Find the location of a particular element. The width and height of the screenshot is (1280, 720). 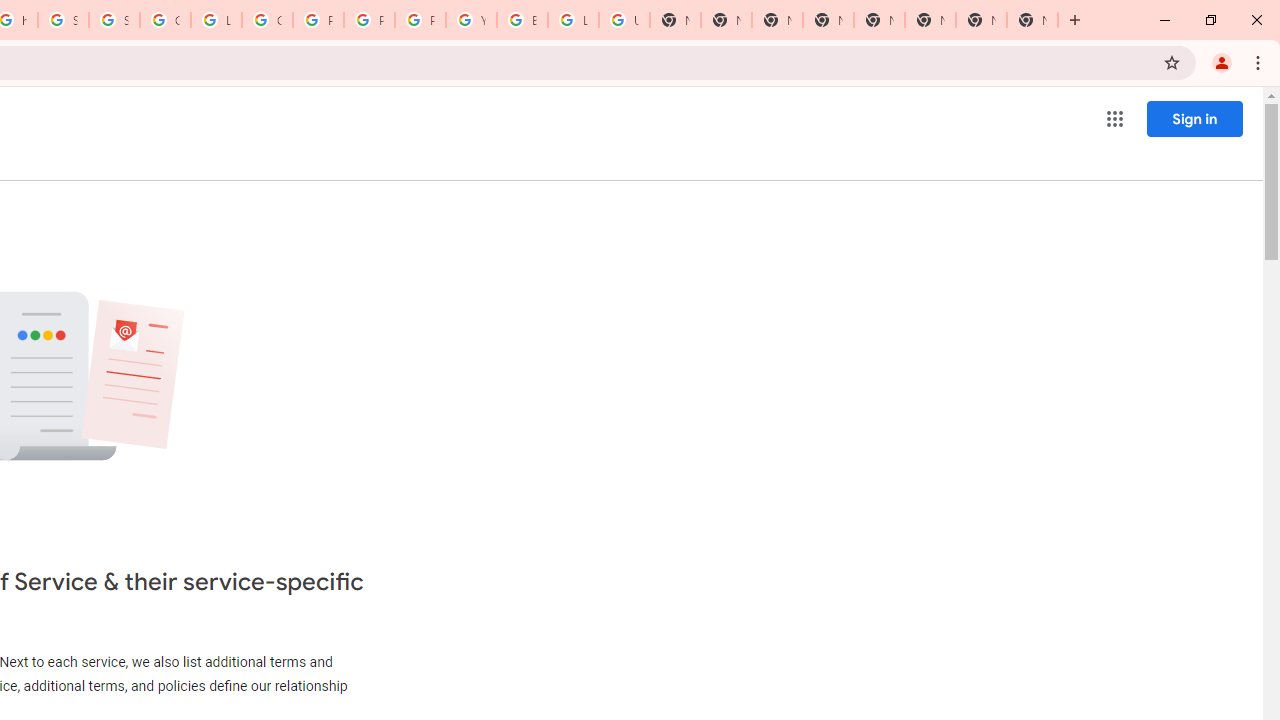

'YouTube' is located at coordinates (470, 20).